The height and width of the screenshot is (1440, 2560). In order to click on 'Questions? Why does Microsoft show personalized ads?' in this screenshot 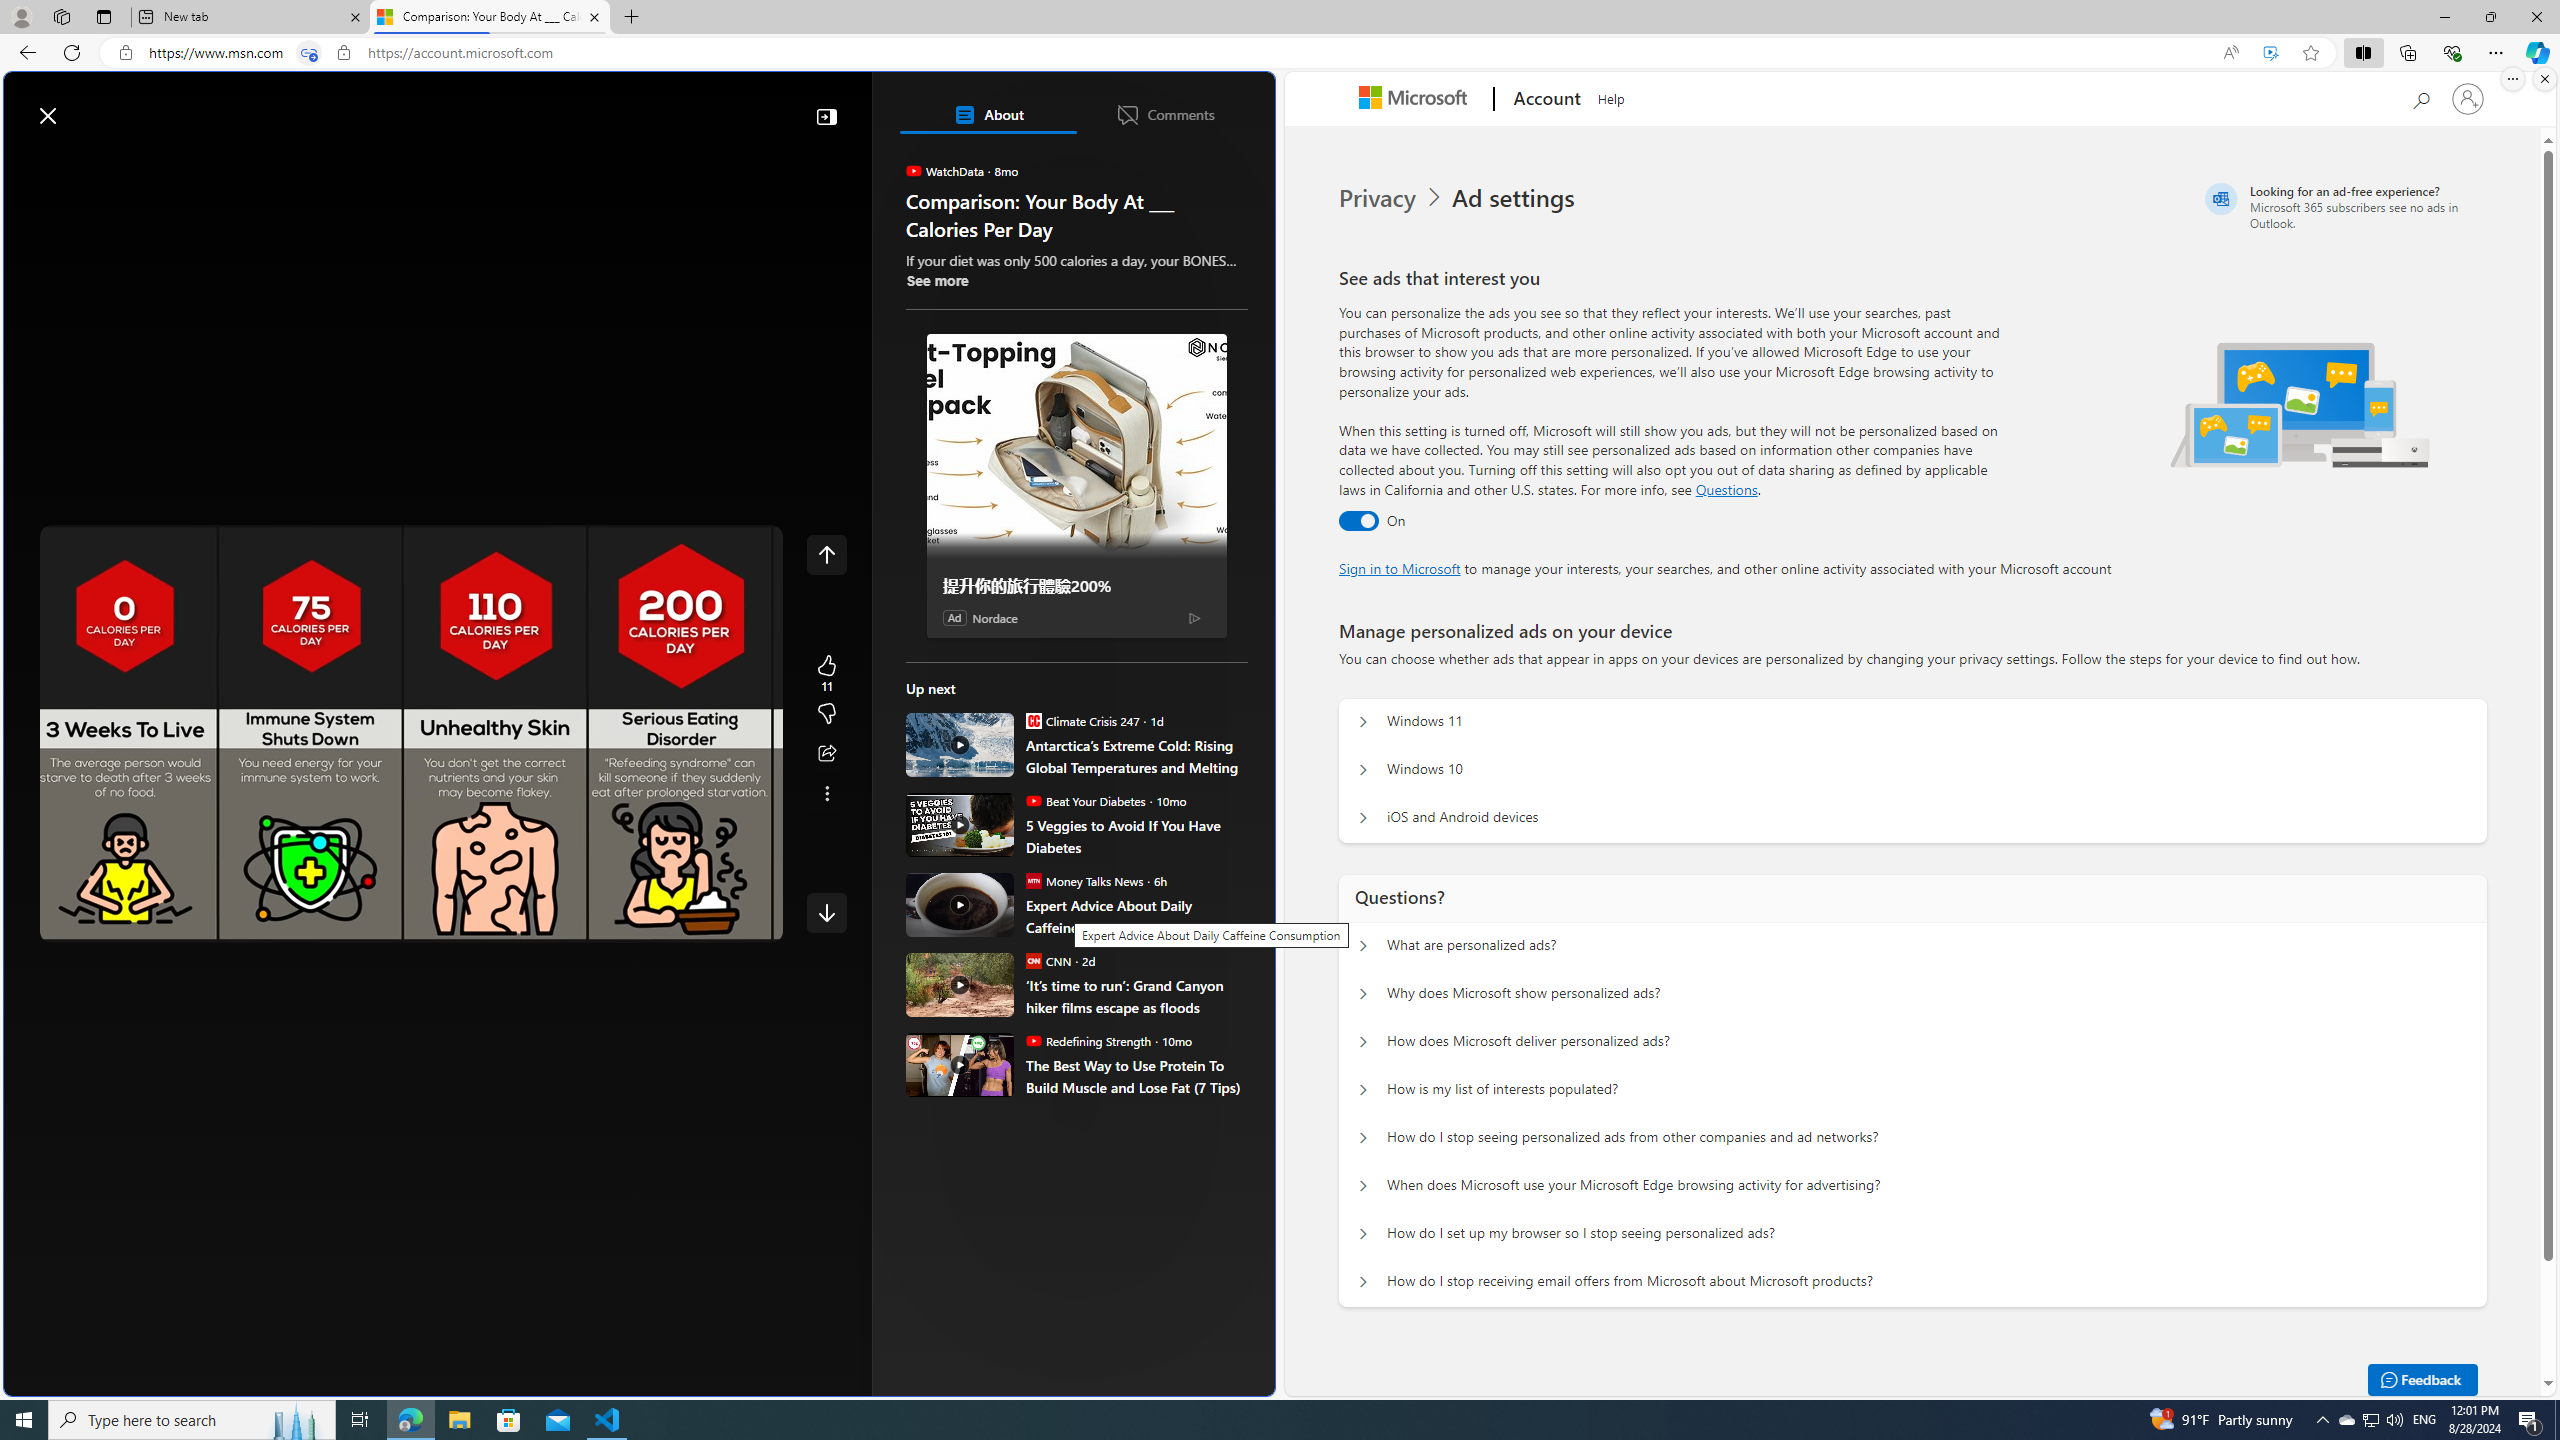, I will do `click(1362, 995)`.